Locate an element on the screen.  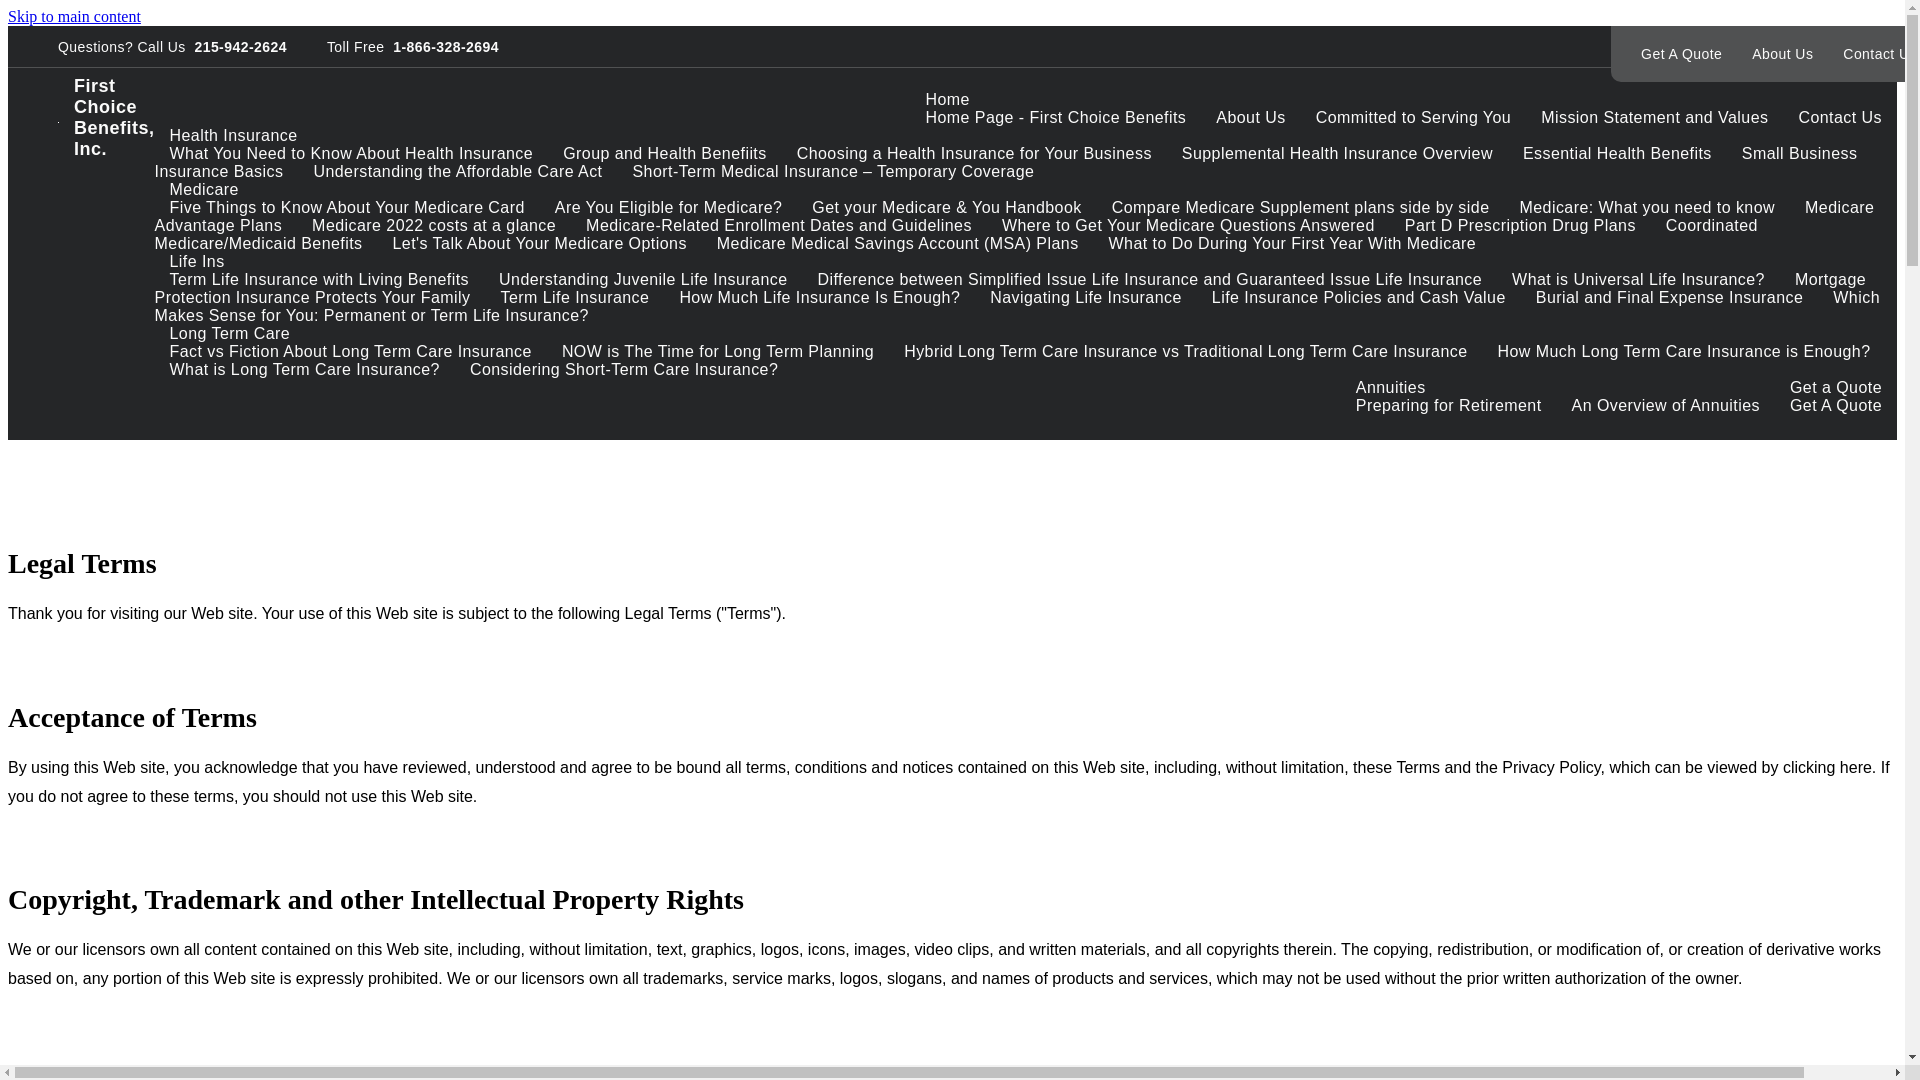
'About Us' is located at coordinates (1736, 53).